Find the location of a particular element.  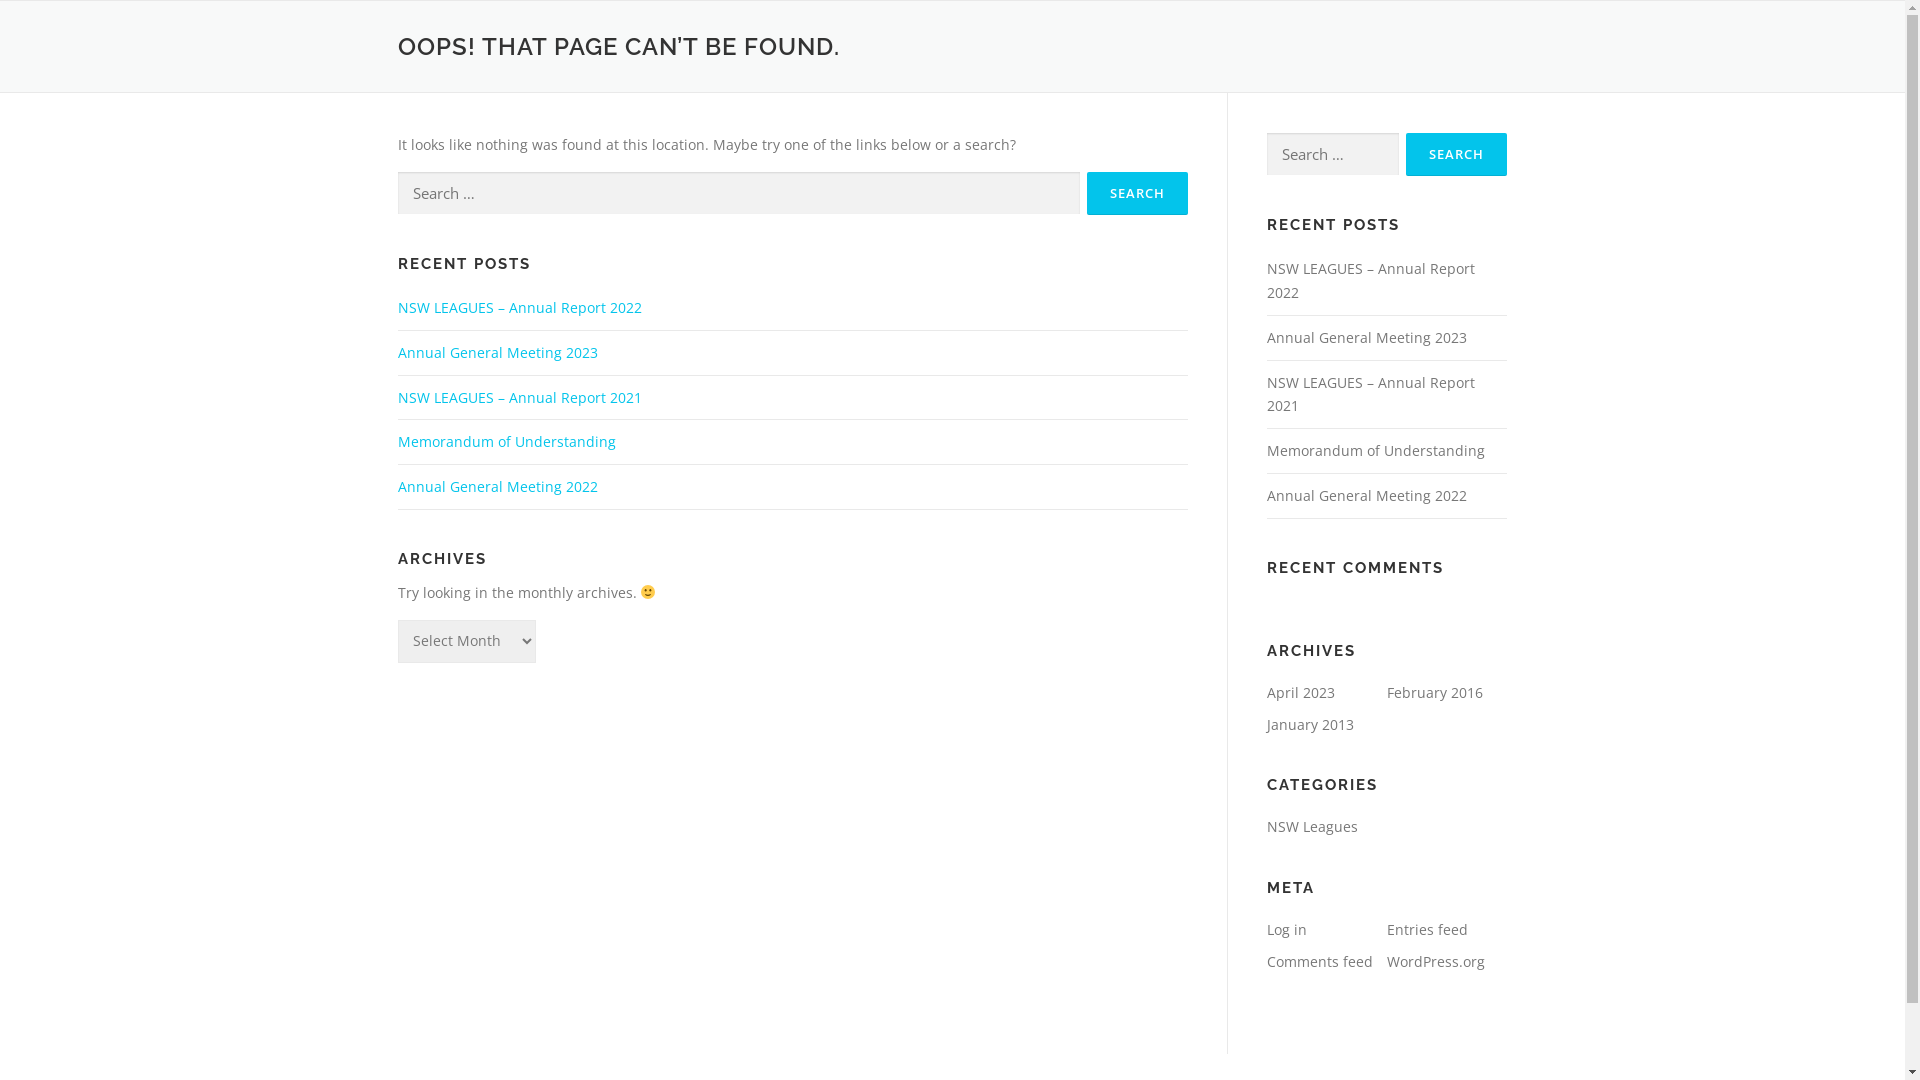

'Annual General Meeting 2022' is located at coordinates (1365, 495).